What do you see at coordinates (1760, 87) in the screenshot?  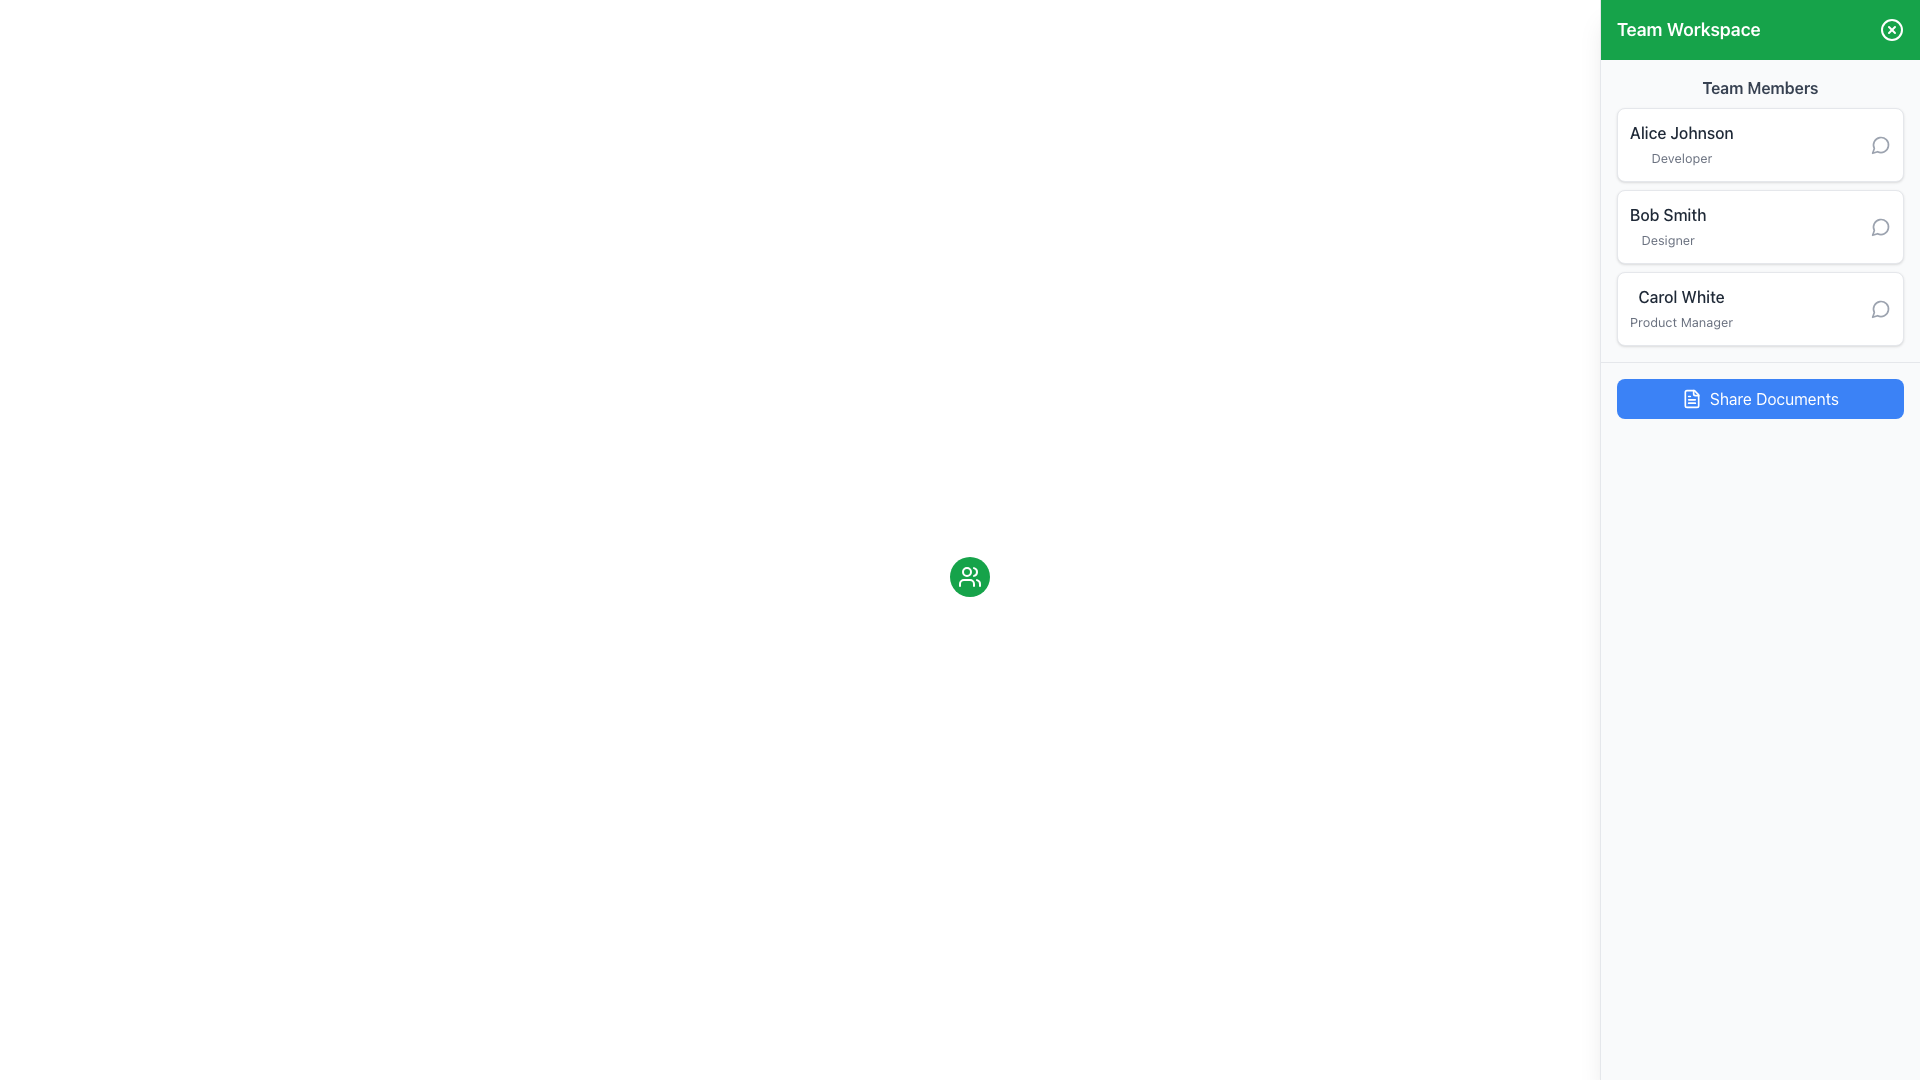 I see `the header text indicating the team members section in the right sidebar labeled 'Team Workspace'` at bounding box center [1760, 87].